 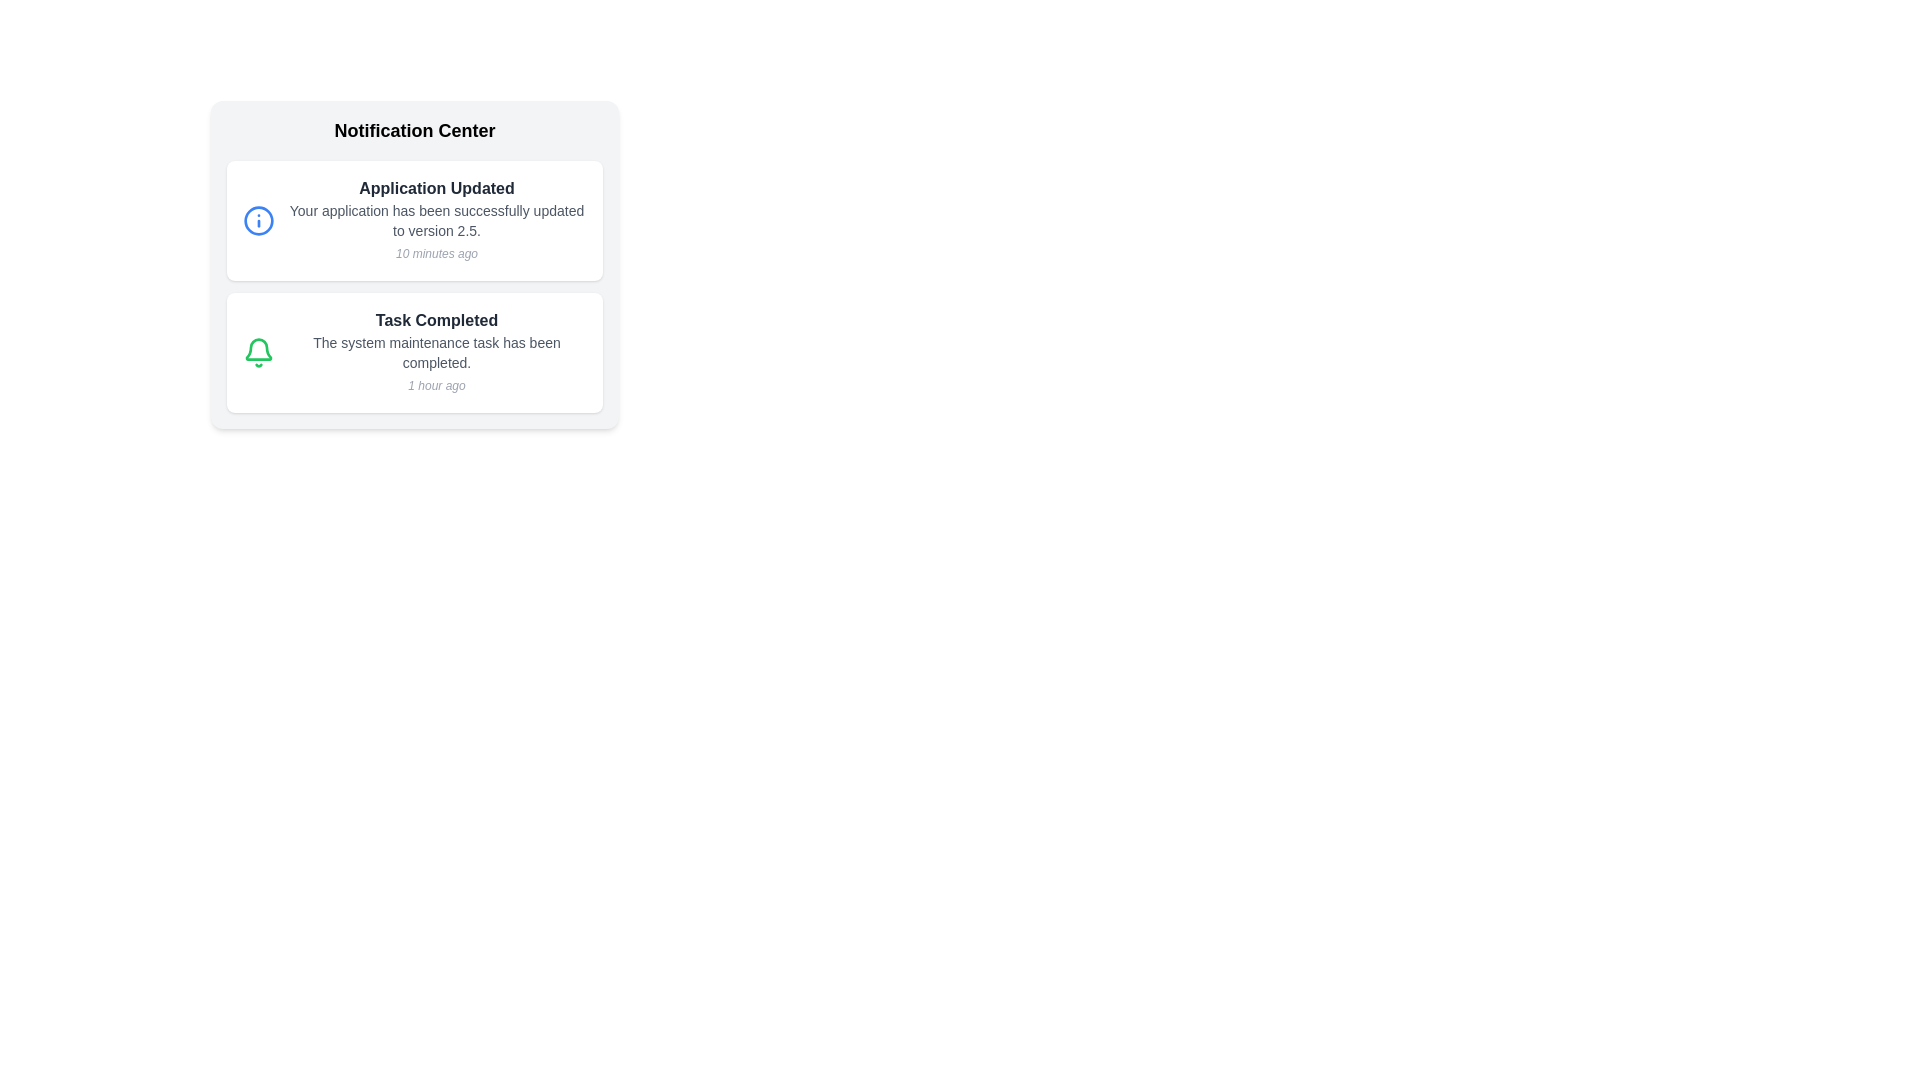 I want to click on the 'Task Completed' notification icon located in the second notification card under the header 'Notification Center', so click(x=258, y=352).